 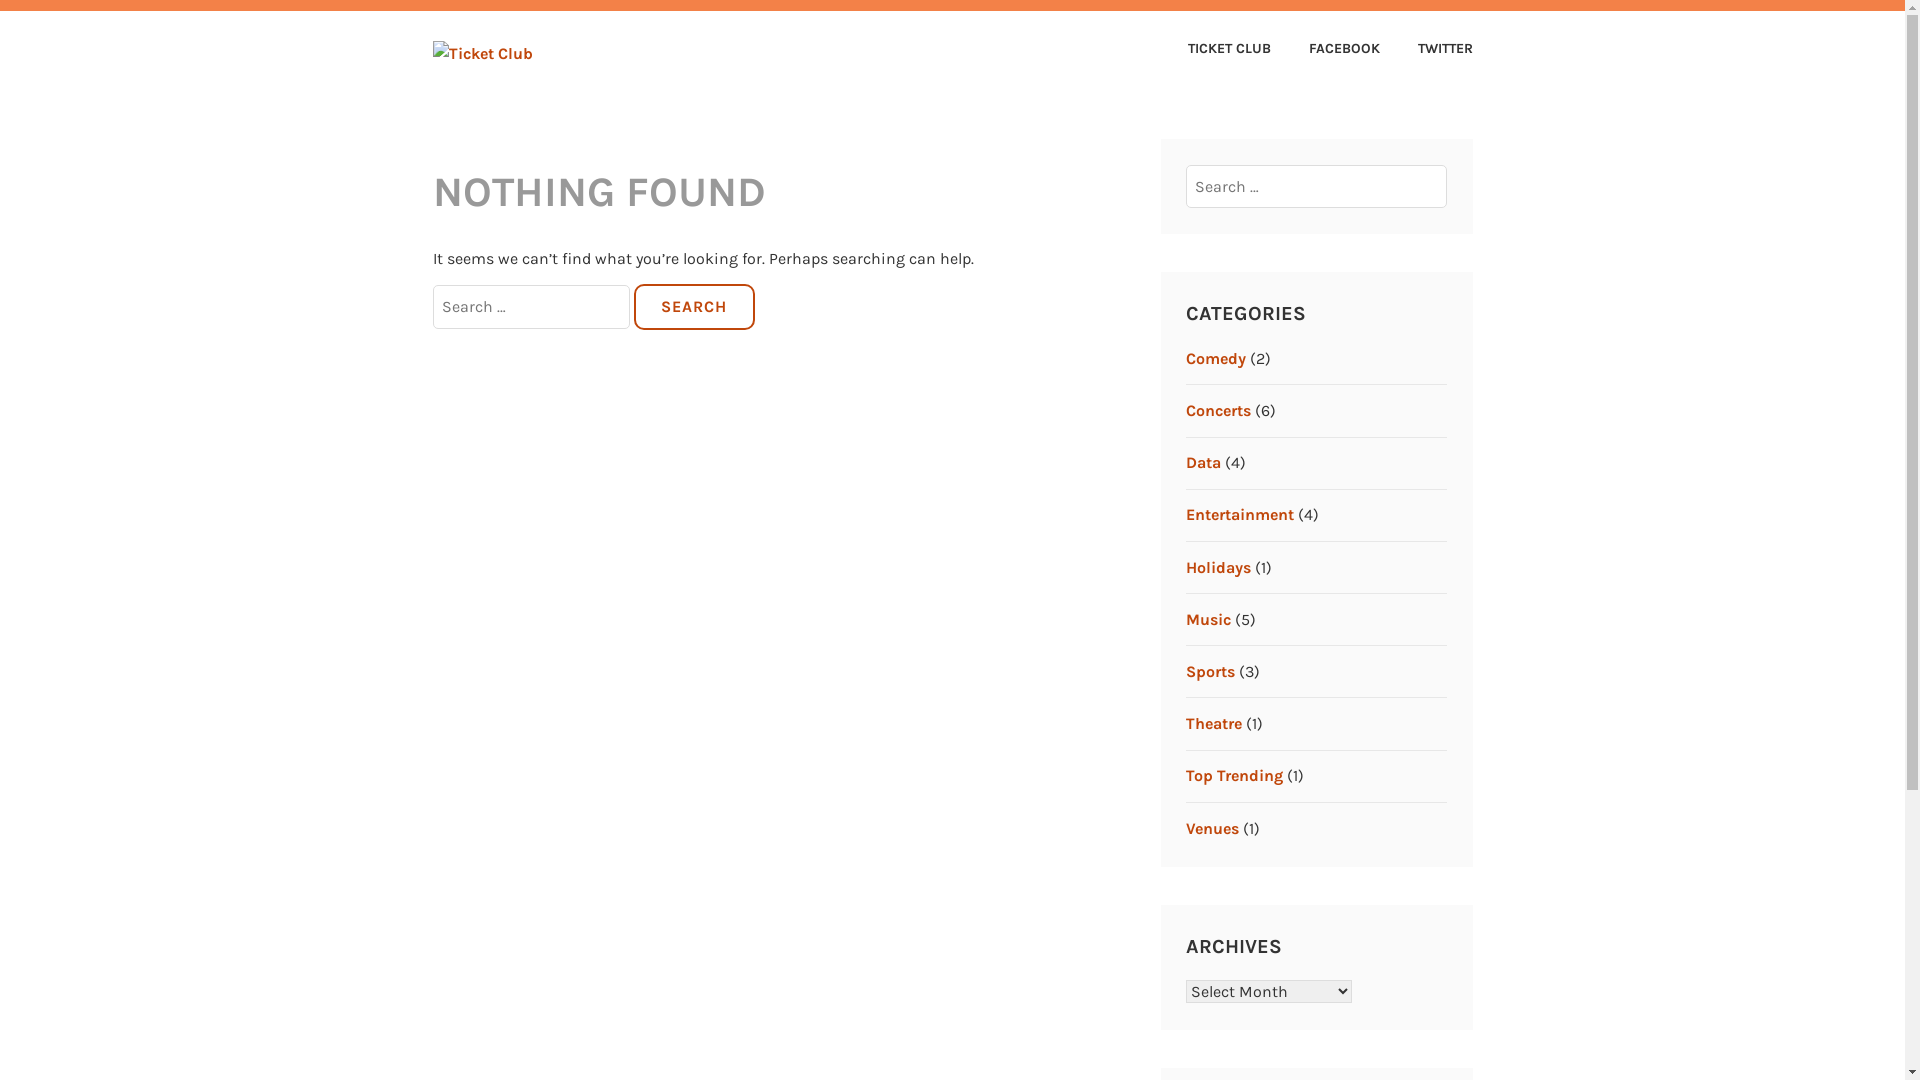 I want to click on 'FACEBOOK', so click(x=1274, y=49).